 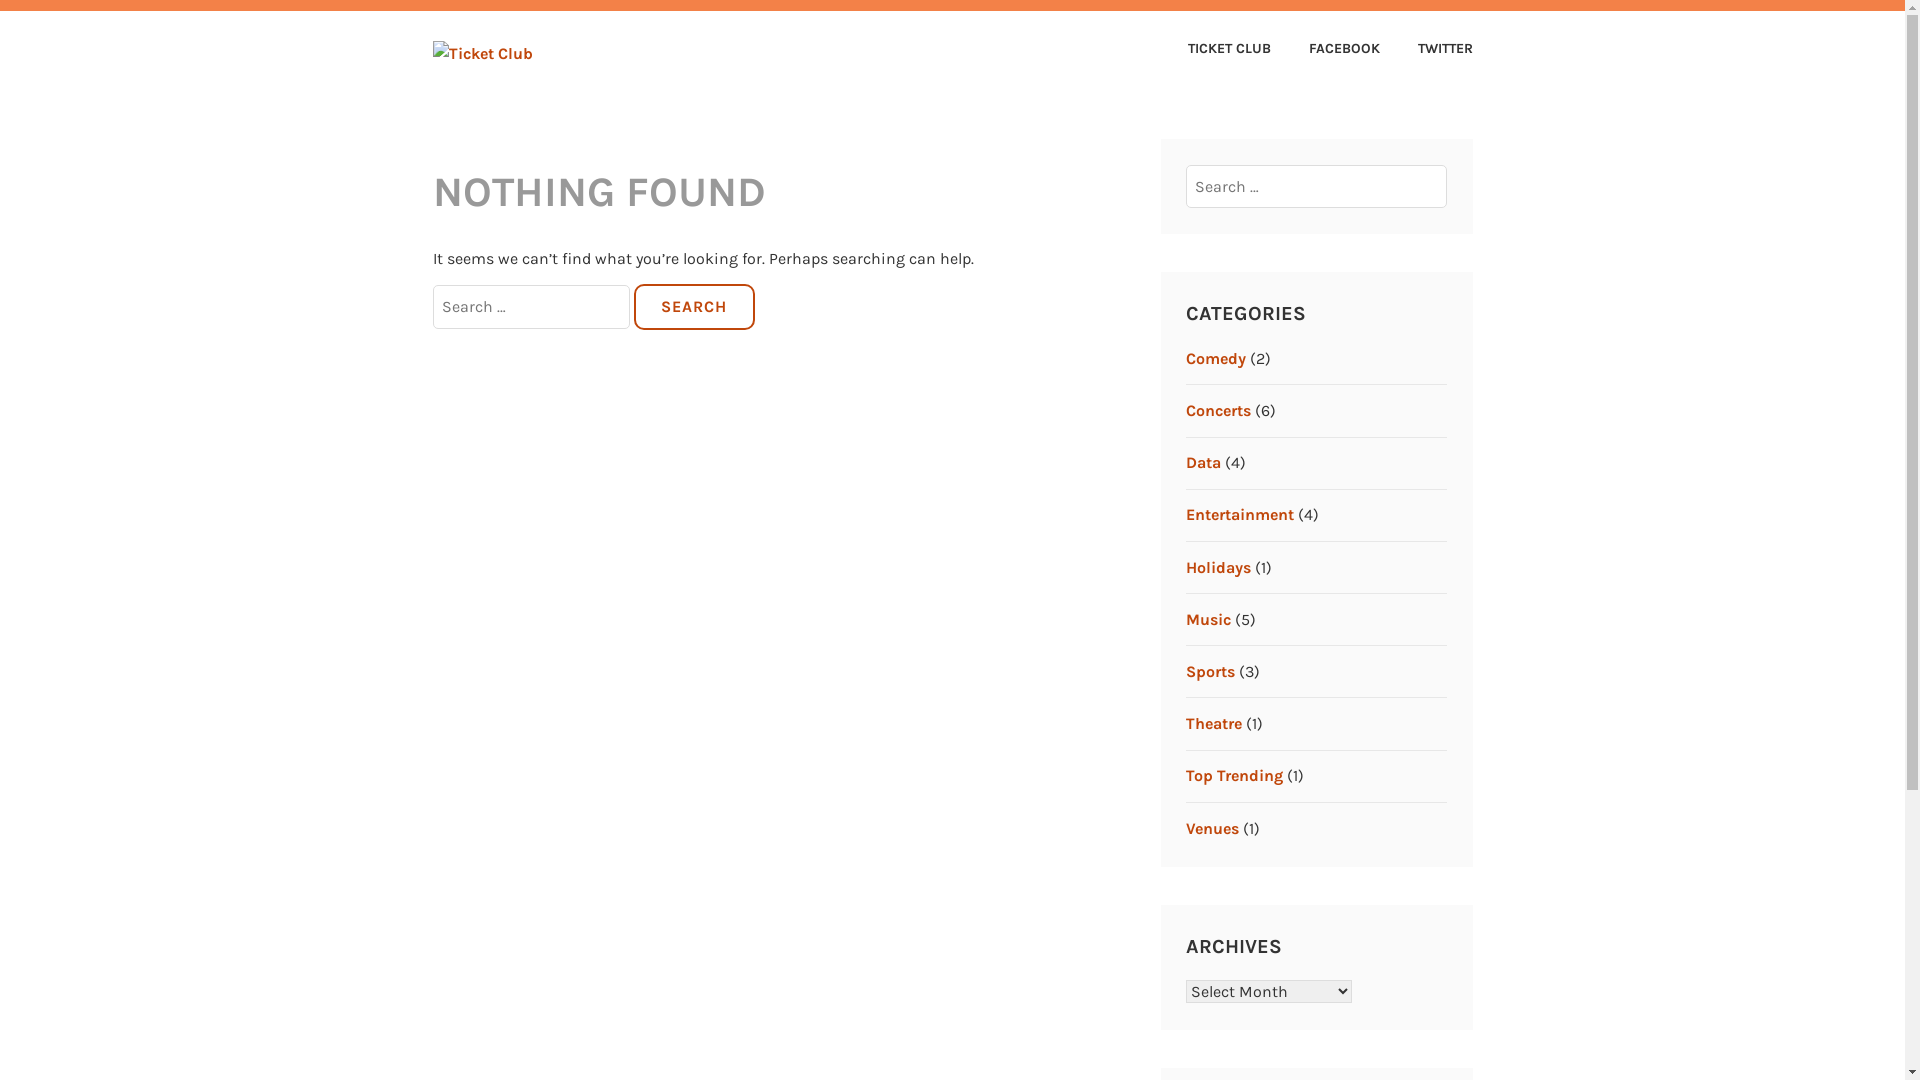 I want to click on 'FACEBOOK', so click(x=1274, y=49).